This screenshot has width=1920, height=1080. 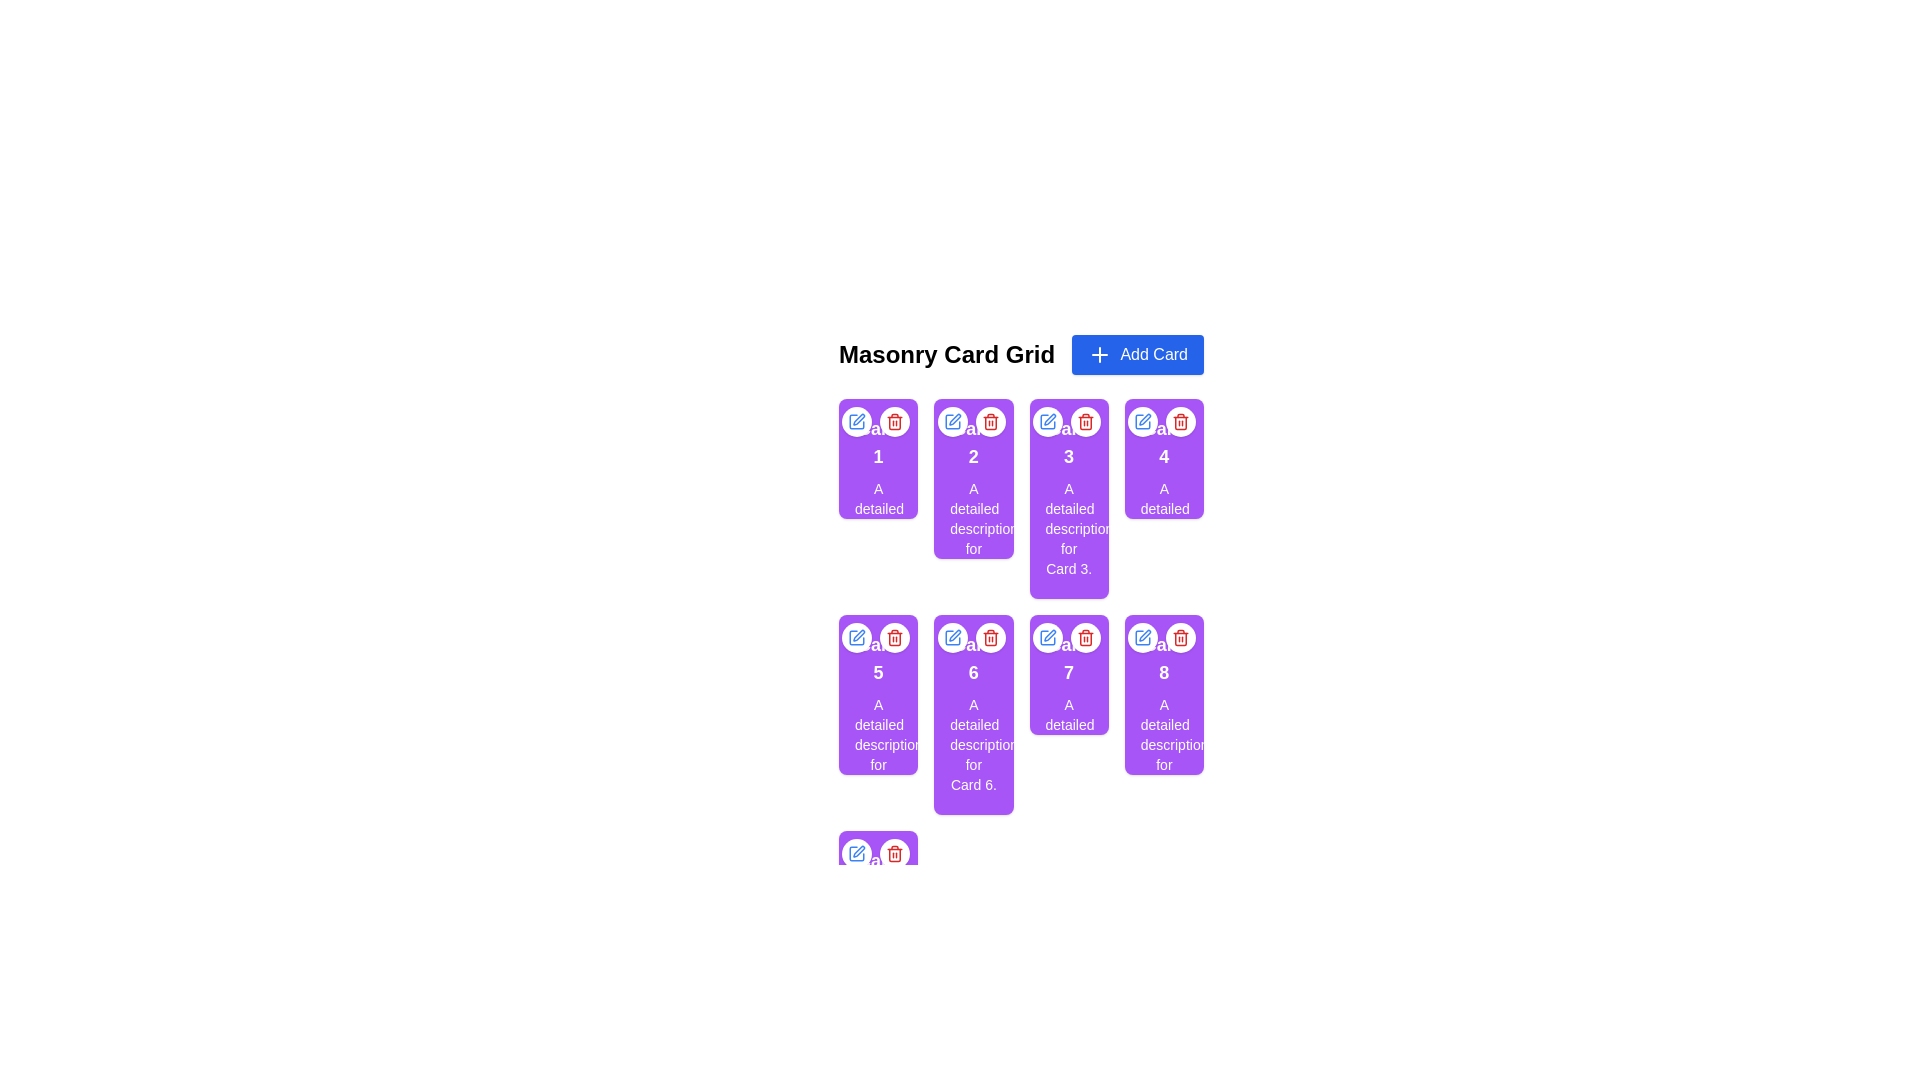 I want to click on the 'edit' icon located at the top-left corner of the card header to initiate editing, so click(x=1145, y=635).